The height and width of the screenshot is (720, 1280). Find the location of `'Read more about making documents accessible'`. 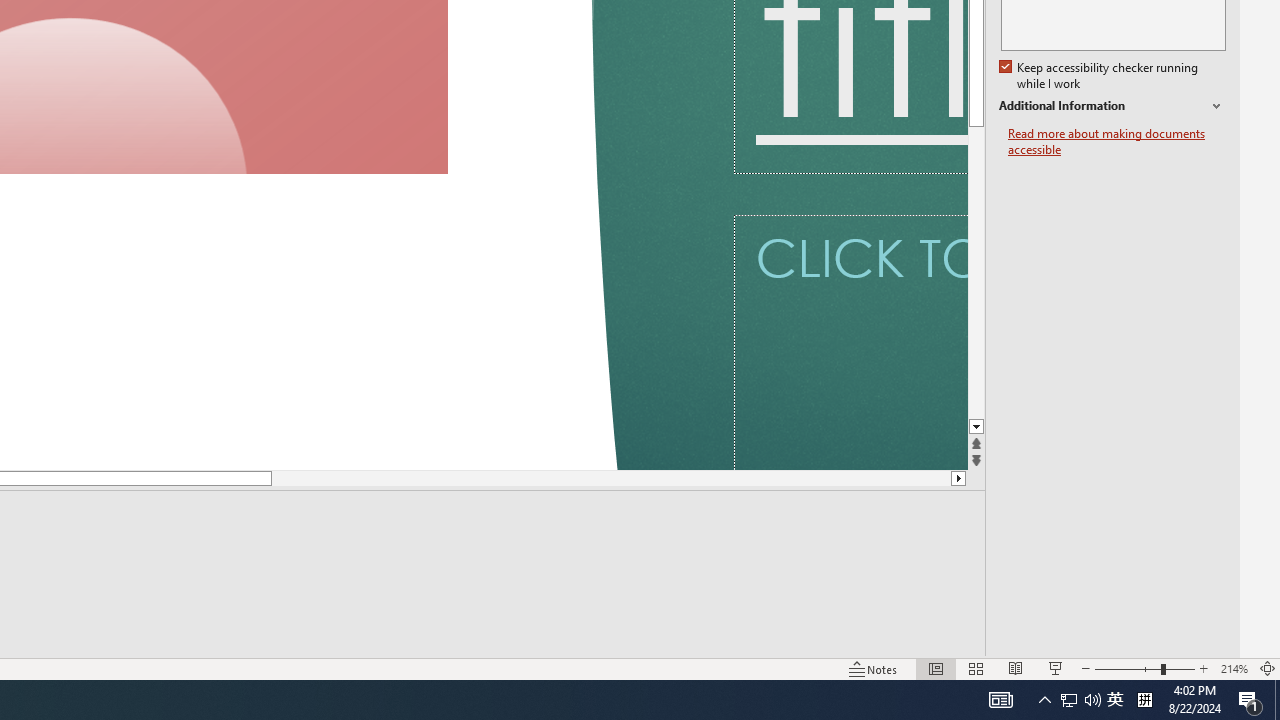

'Read more about making documents accessible' is located at coordinates (1116, 141).